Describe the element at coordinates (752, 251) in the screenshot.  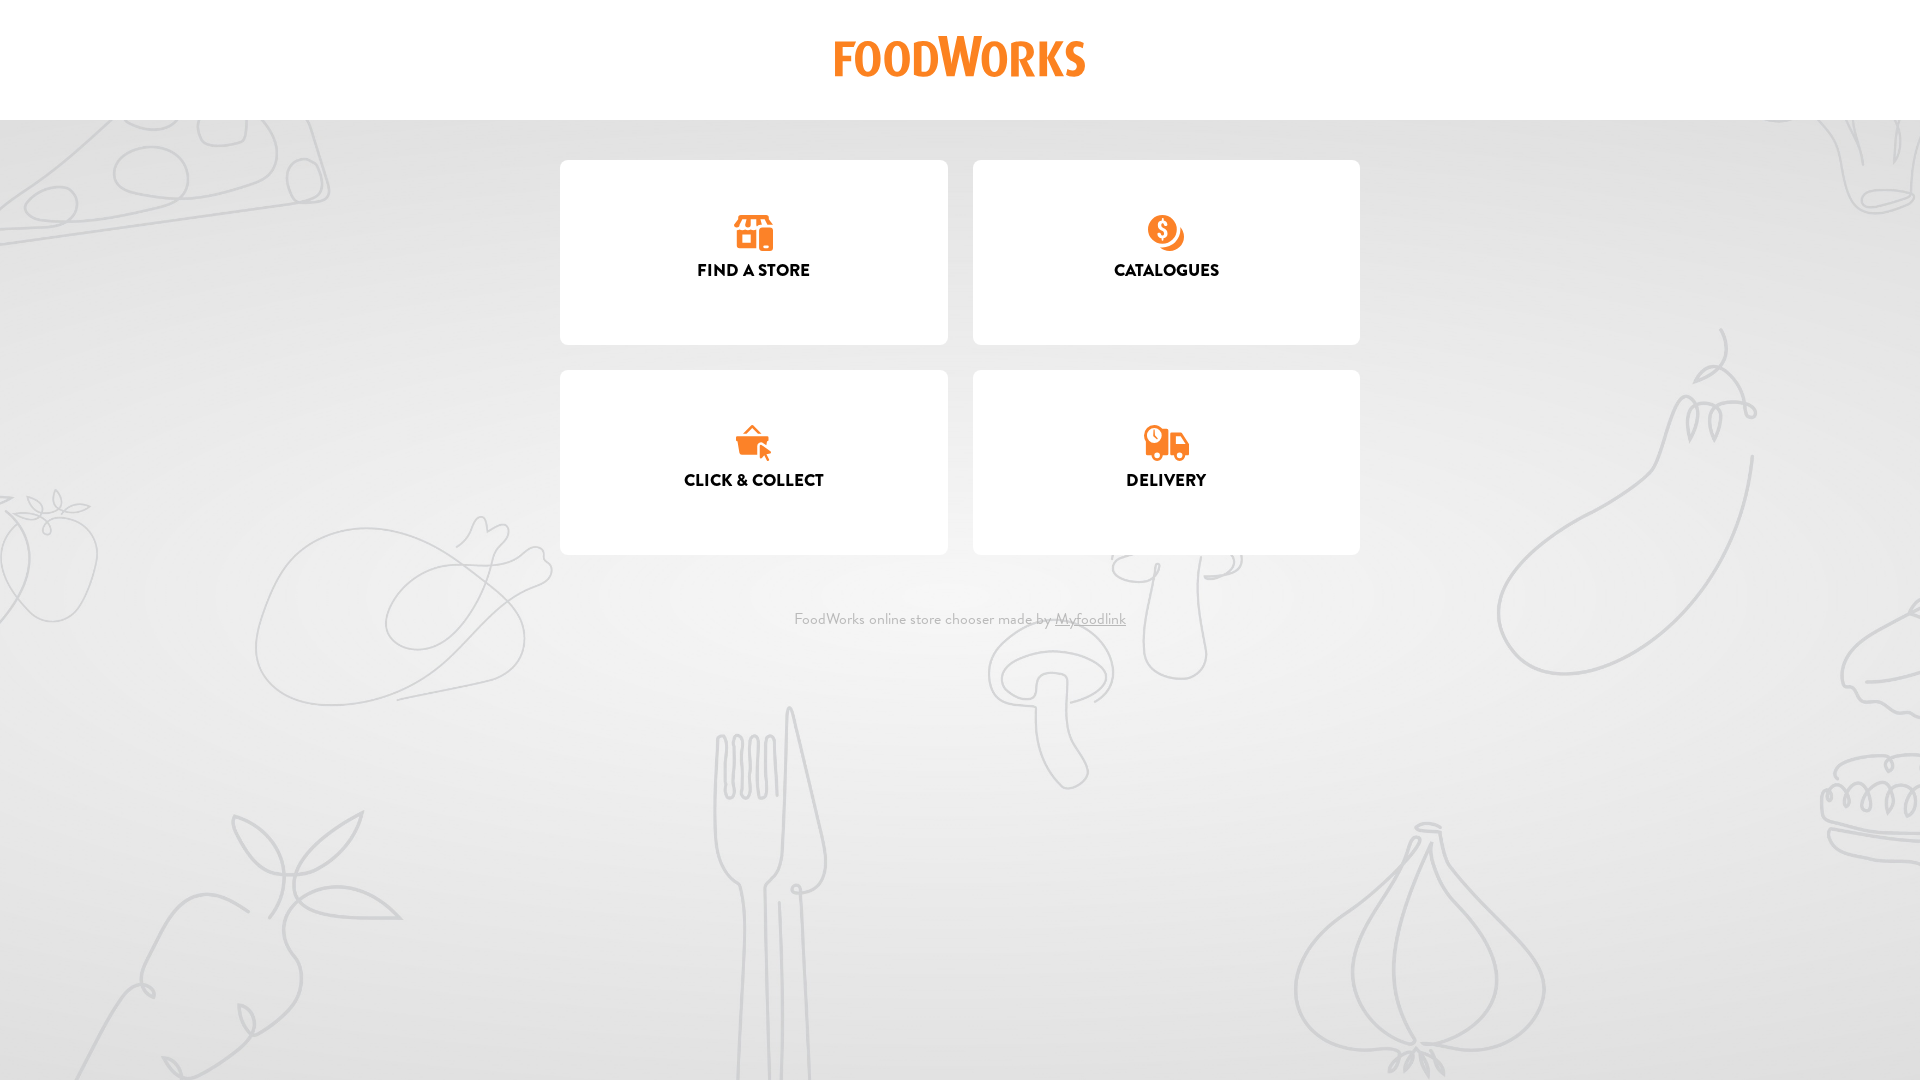
I see `'FIND A STORE'` at that location.